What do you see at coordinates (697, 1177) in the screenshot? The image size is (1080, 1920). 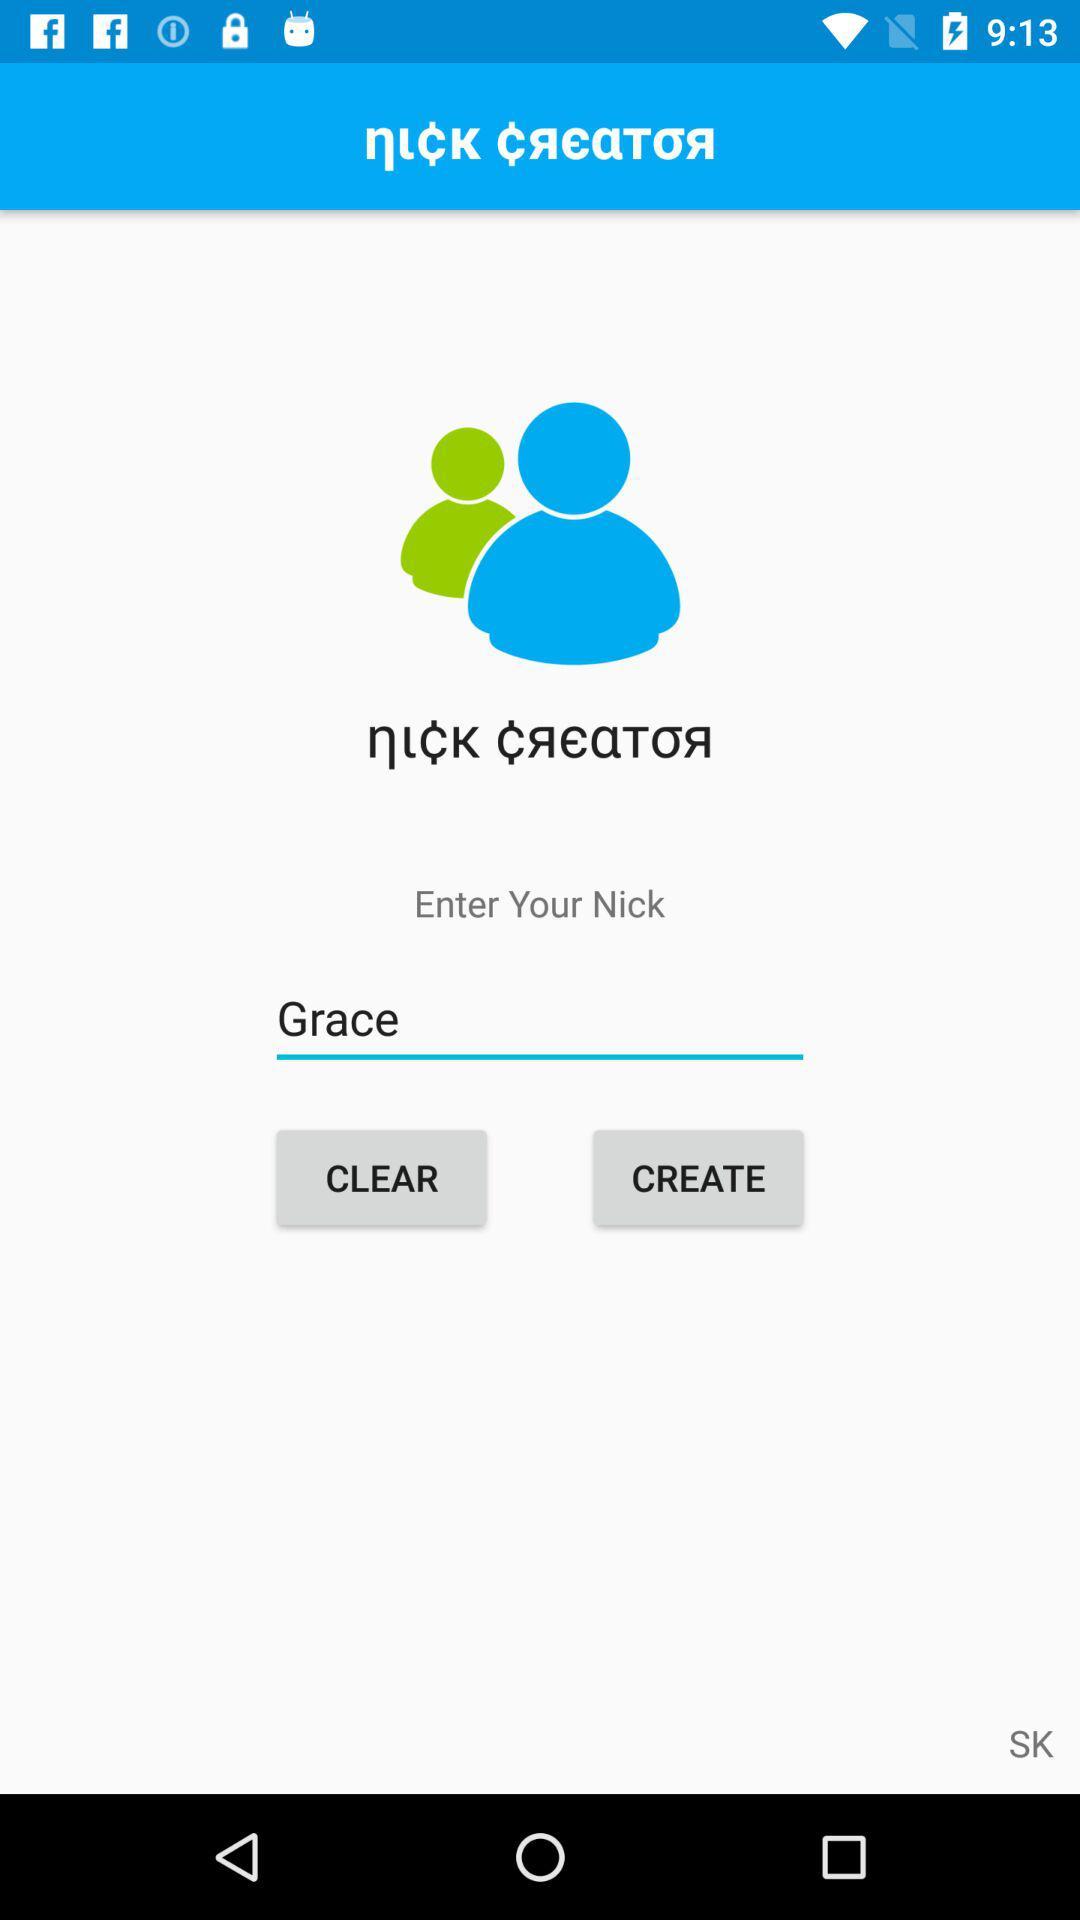 I see `create icon` at bounding box center [697, 1177].